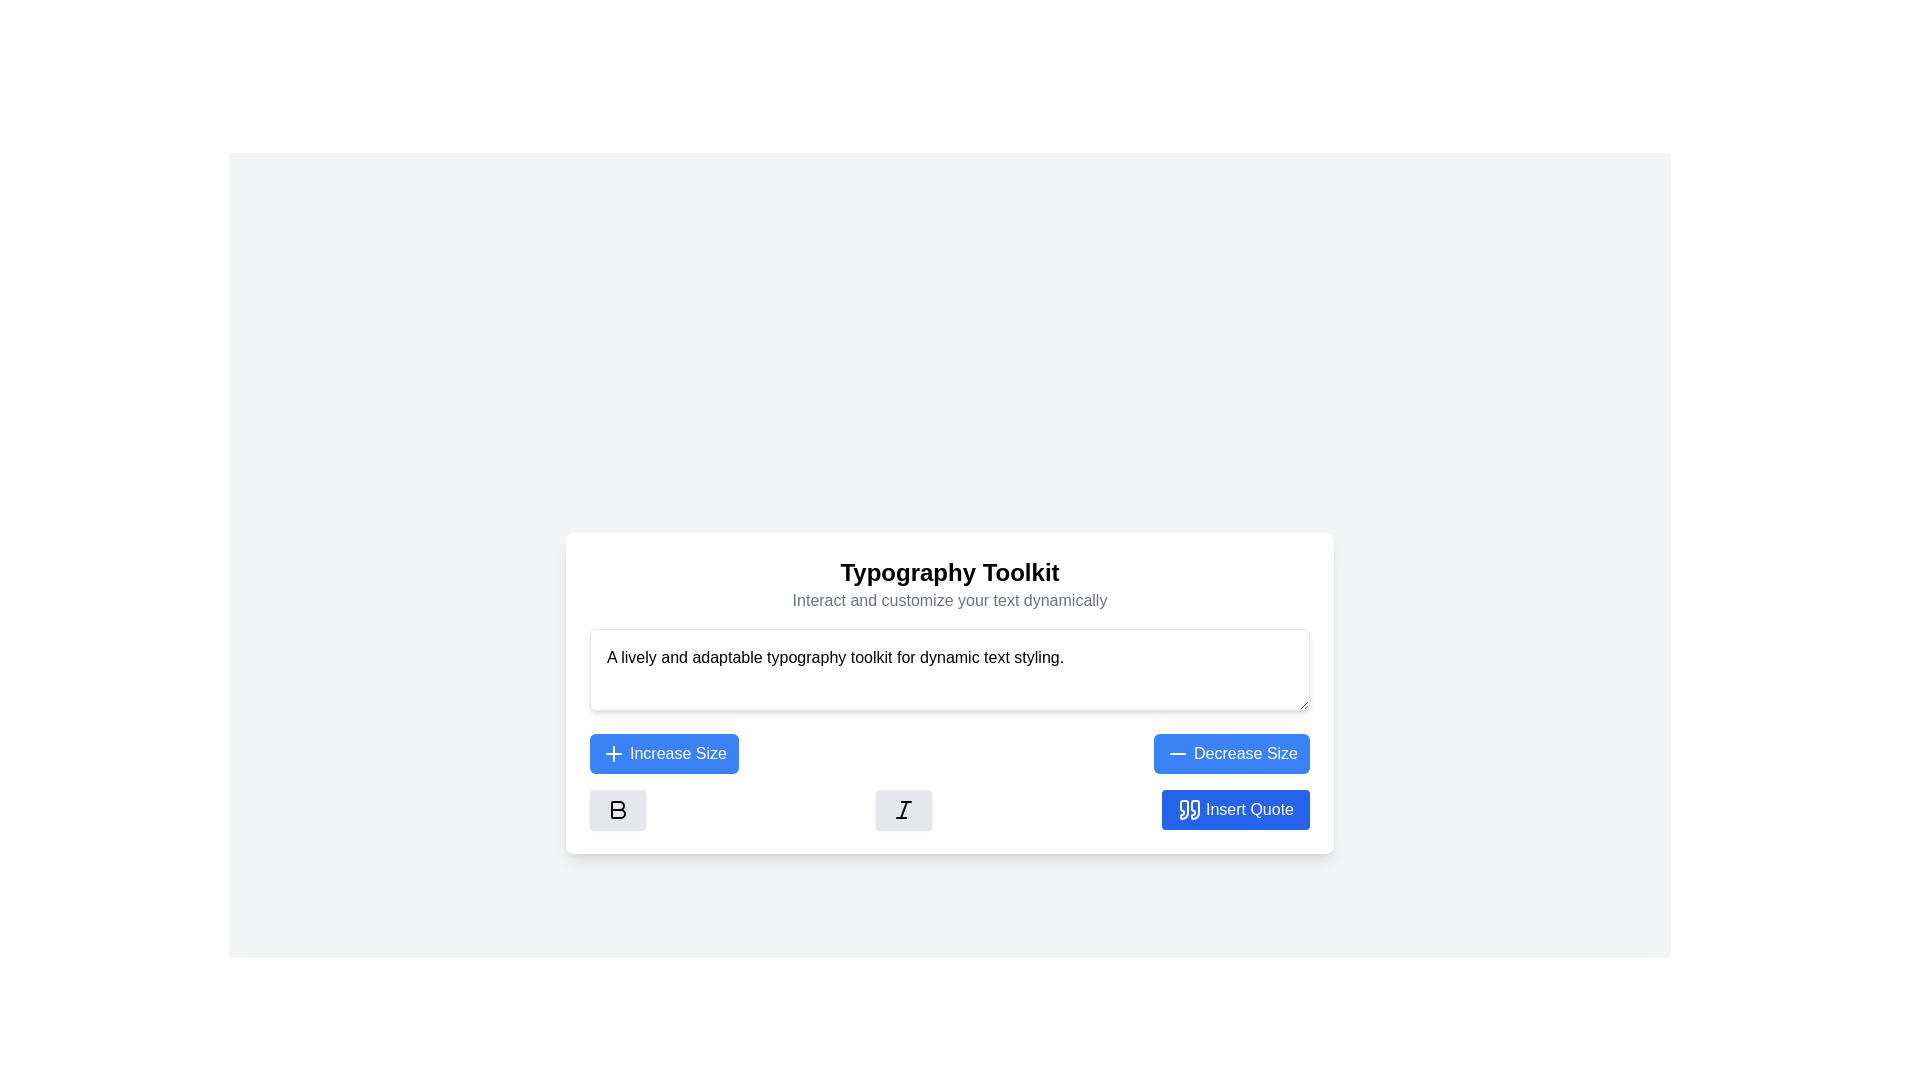 Image resolution: width=1920 pixels, height=1080 pixels. I want to click on the Decrease Size icon located within the 'Decrease Size' button, which is positioned in the bottom-right corner of the application interface, so click(1177, 753).